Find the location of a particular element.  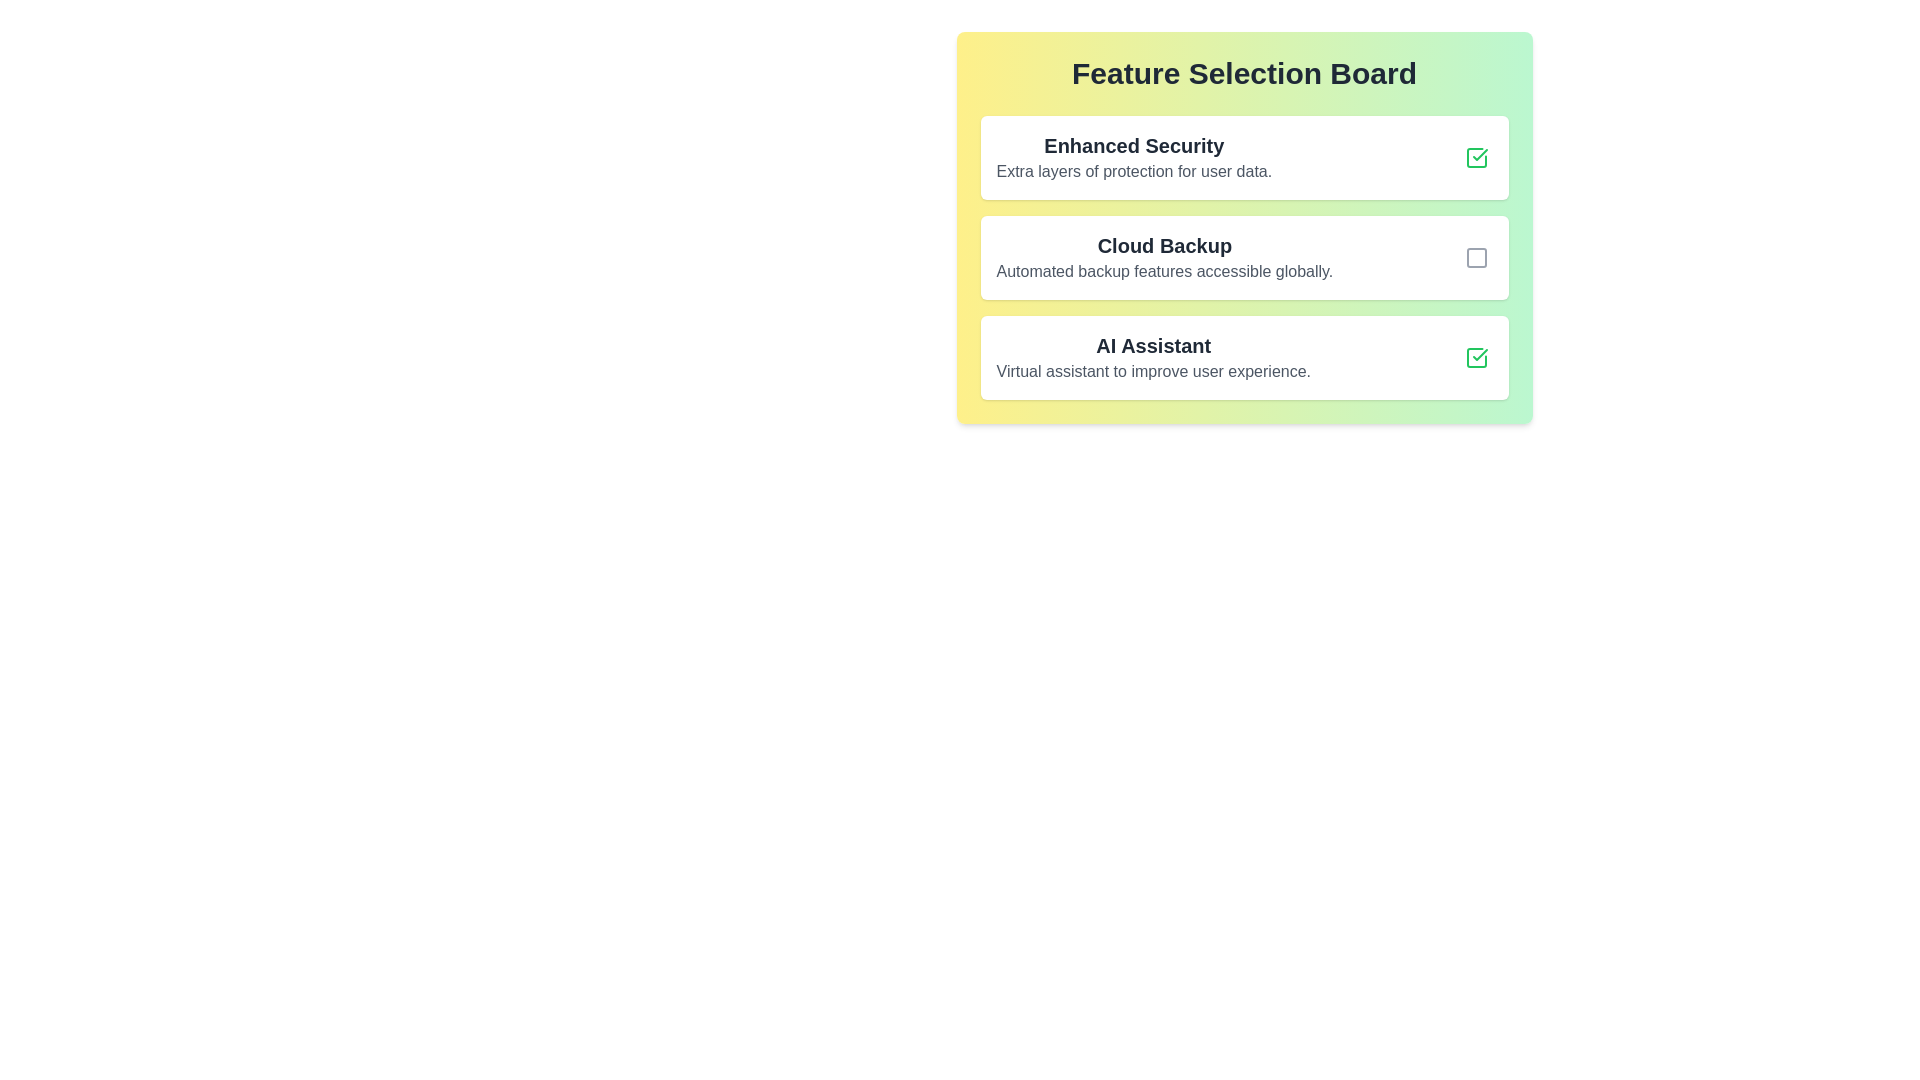

the checkbox indicating the status of the 'AI Assistant' feature located in the third row of the feature selection board is located at coordinates (1476, 357).